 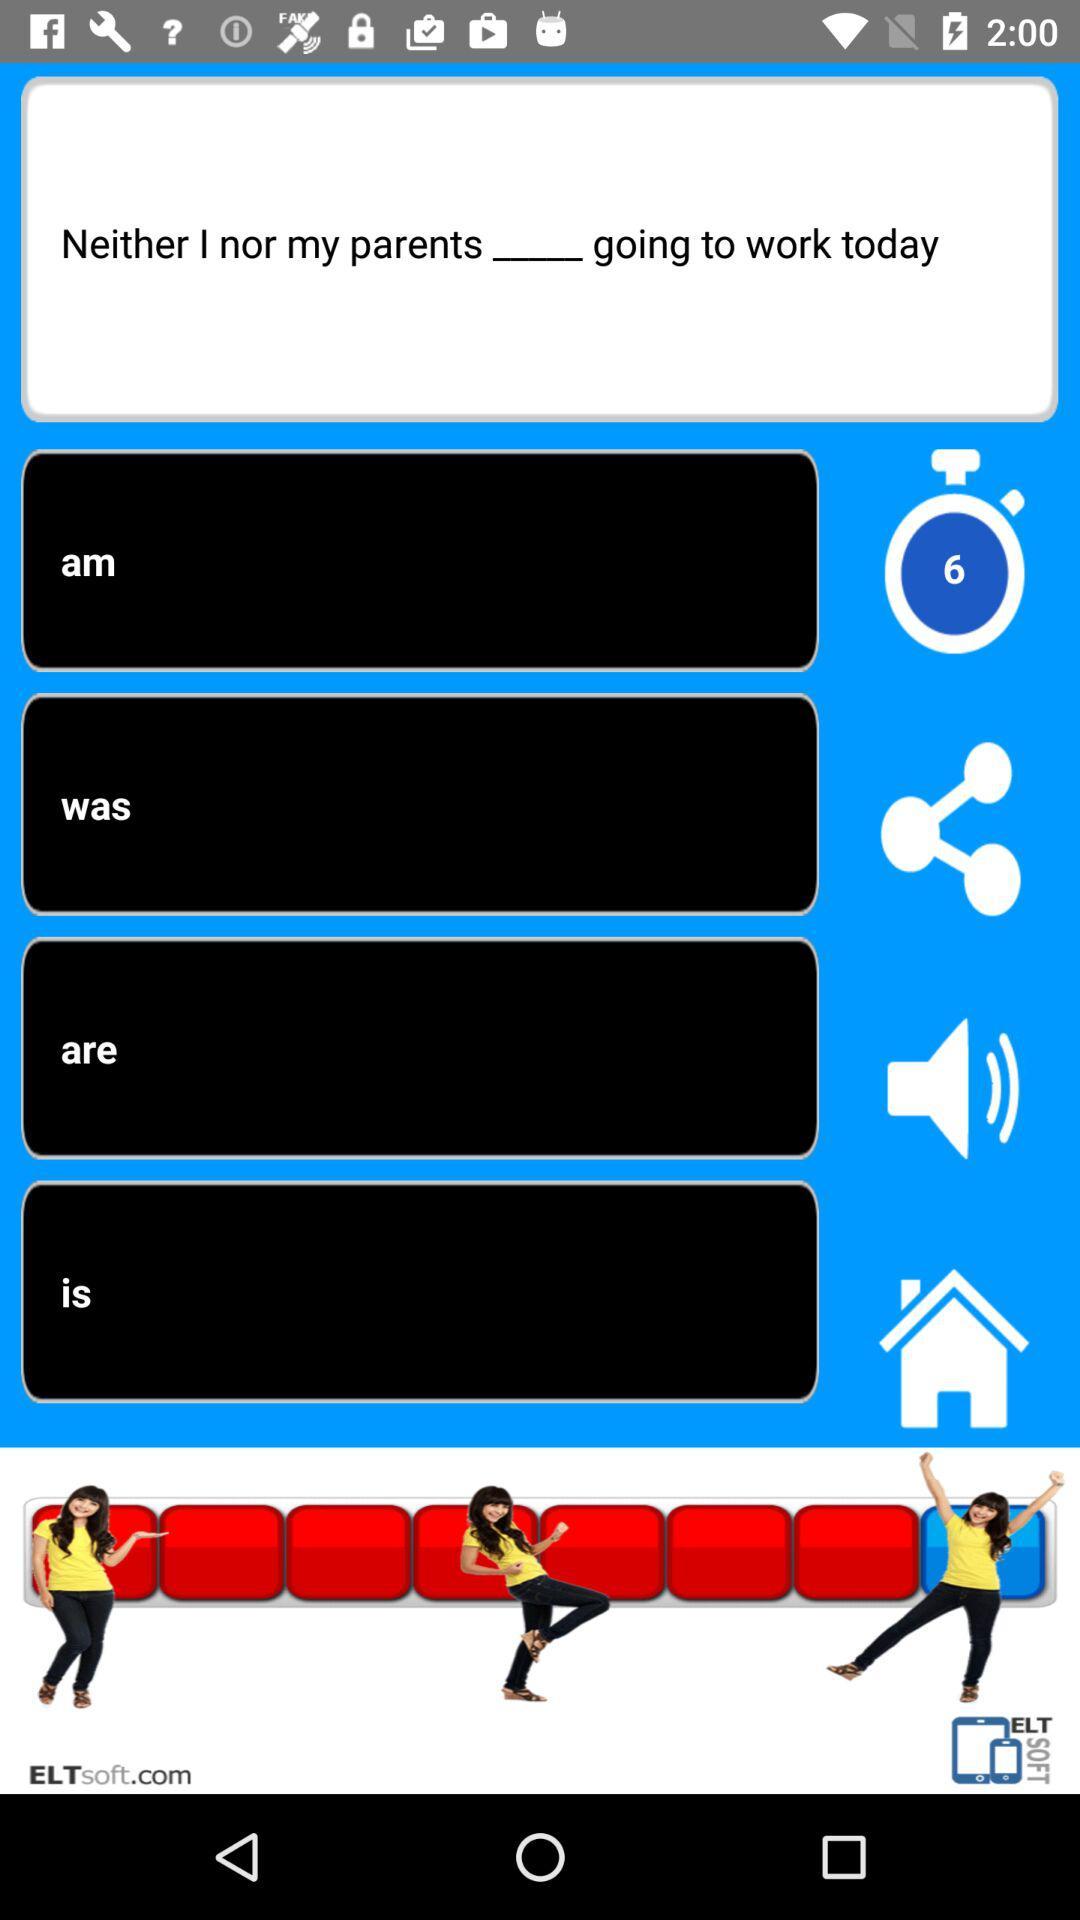 What do you see at coordinates (419, 560) in the screenshot?
I see `the am icon` at bounding box center [419, 560].